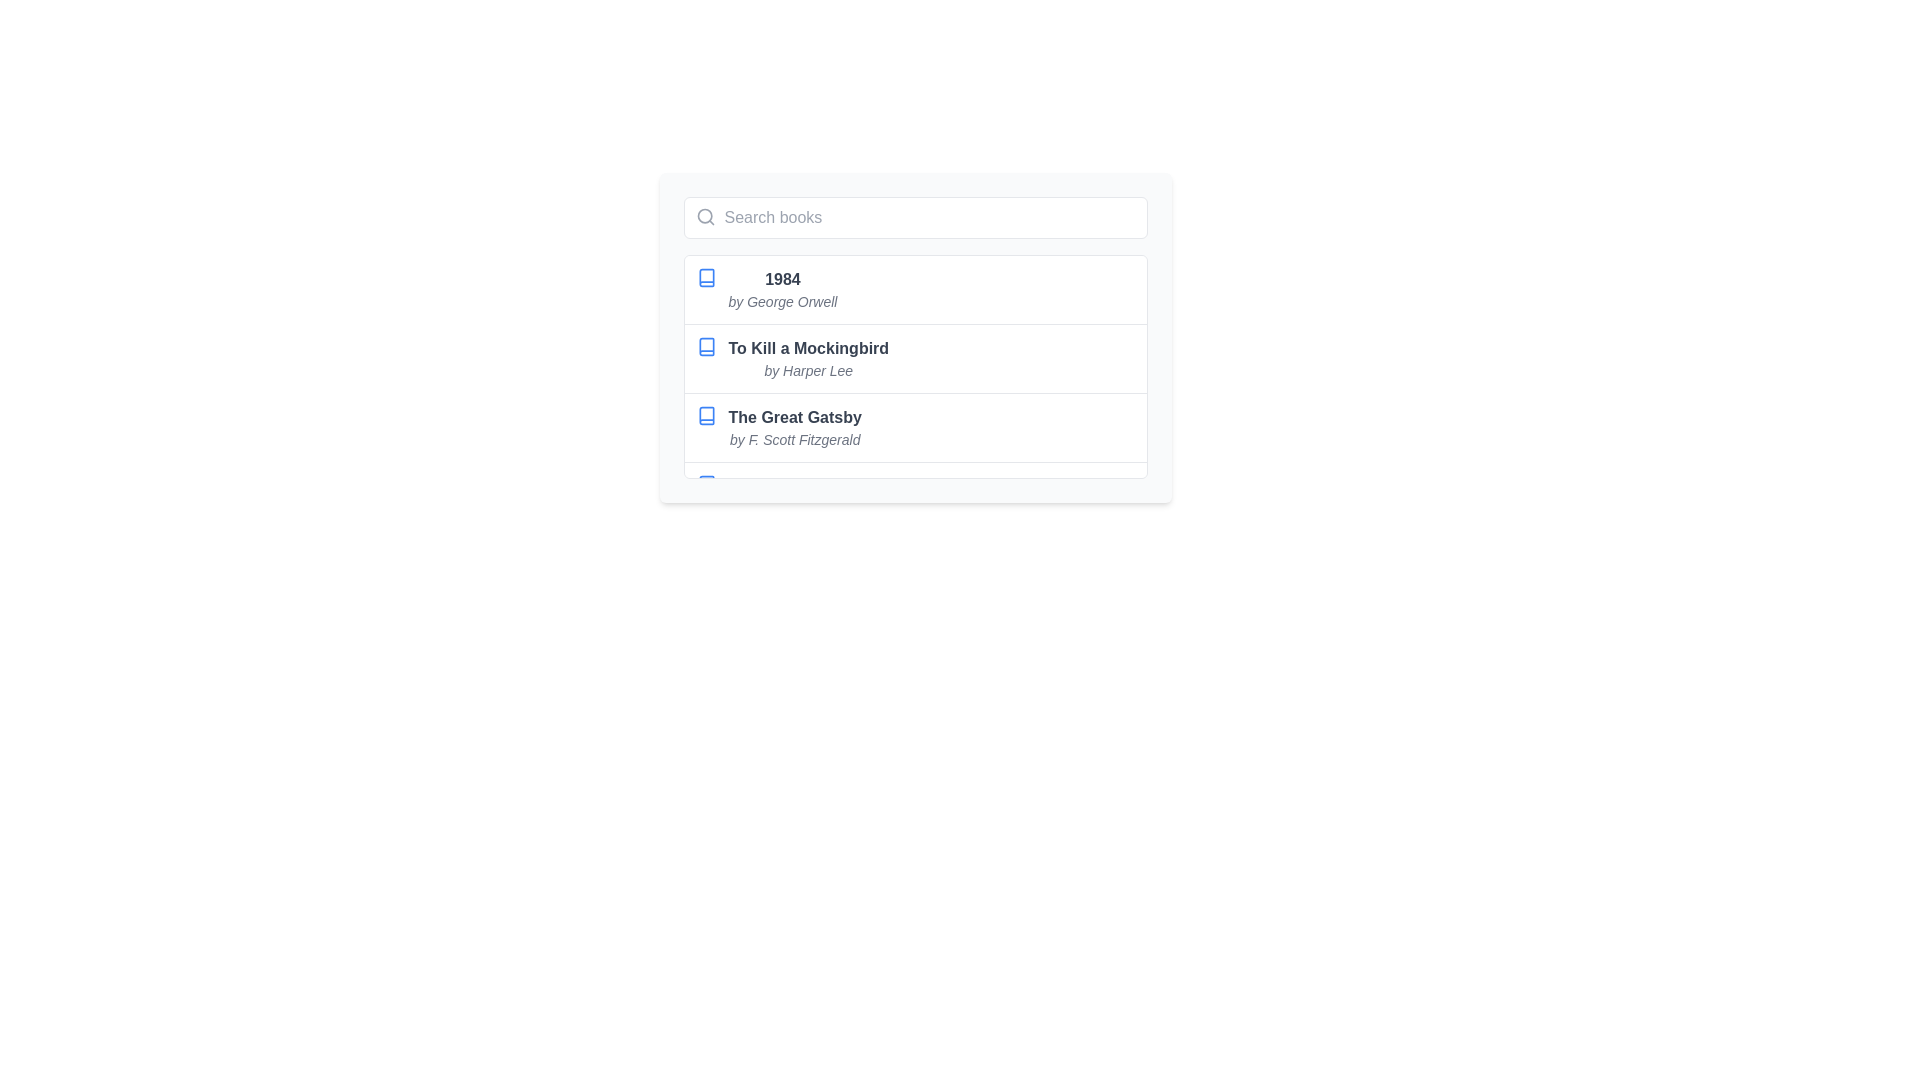 This screenshot has height=1080, width=1920. Describe the element at coordinates (706, 346) in the screenshot. I see `the blue book icon located in the second list item, which precedes the title 'To Kill a Mockingbird'` at that location.